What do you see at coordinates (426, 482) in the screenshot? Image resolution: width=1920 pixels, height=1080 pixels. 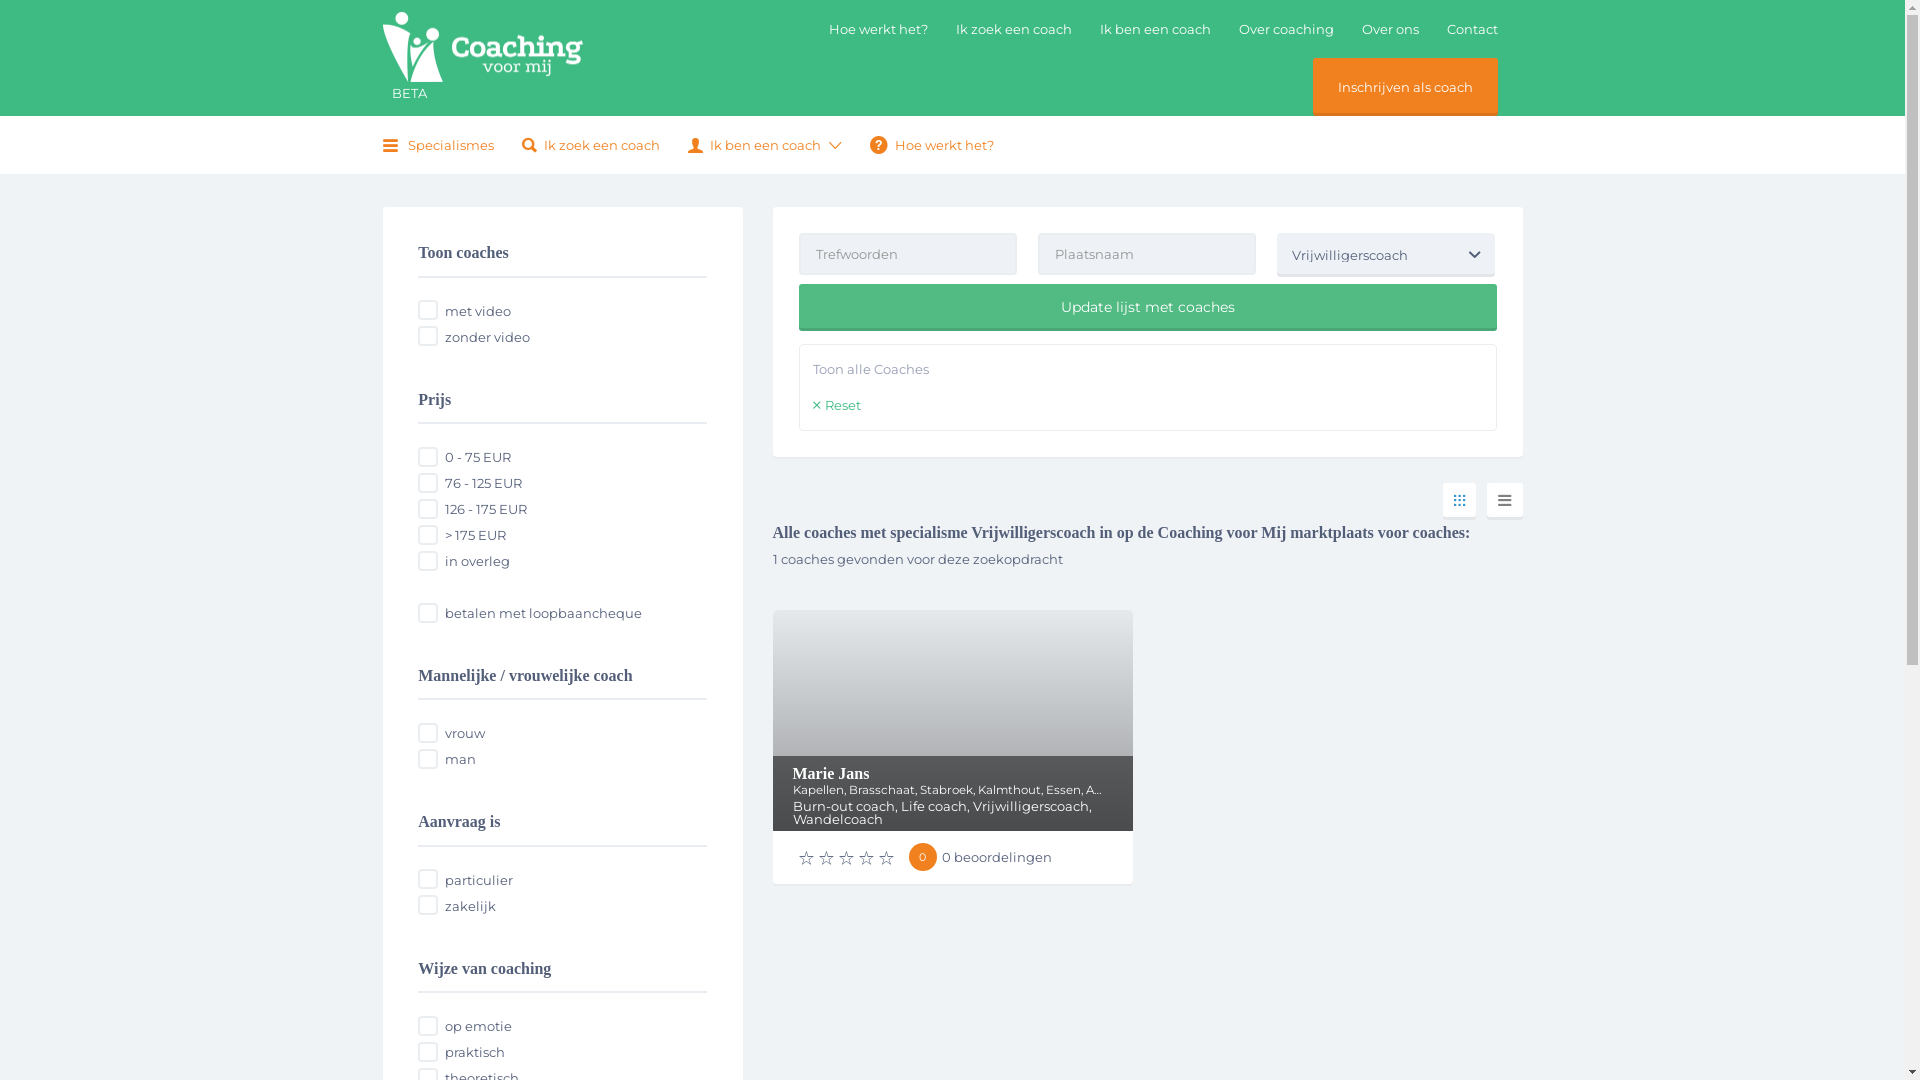 I see `'76_125'` at bounding box center [426, 482].